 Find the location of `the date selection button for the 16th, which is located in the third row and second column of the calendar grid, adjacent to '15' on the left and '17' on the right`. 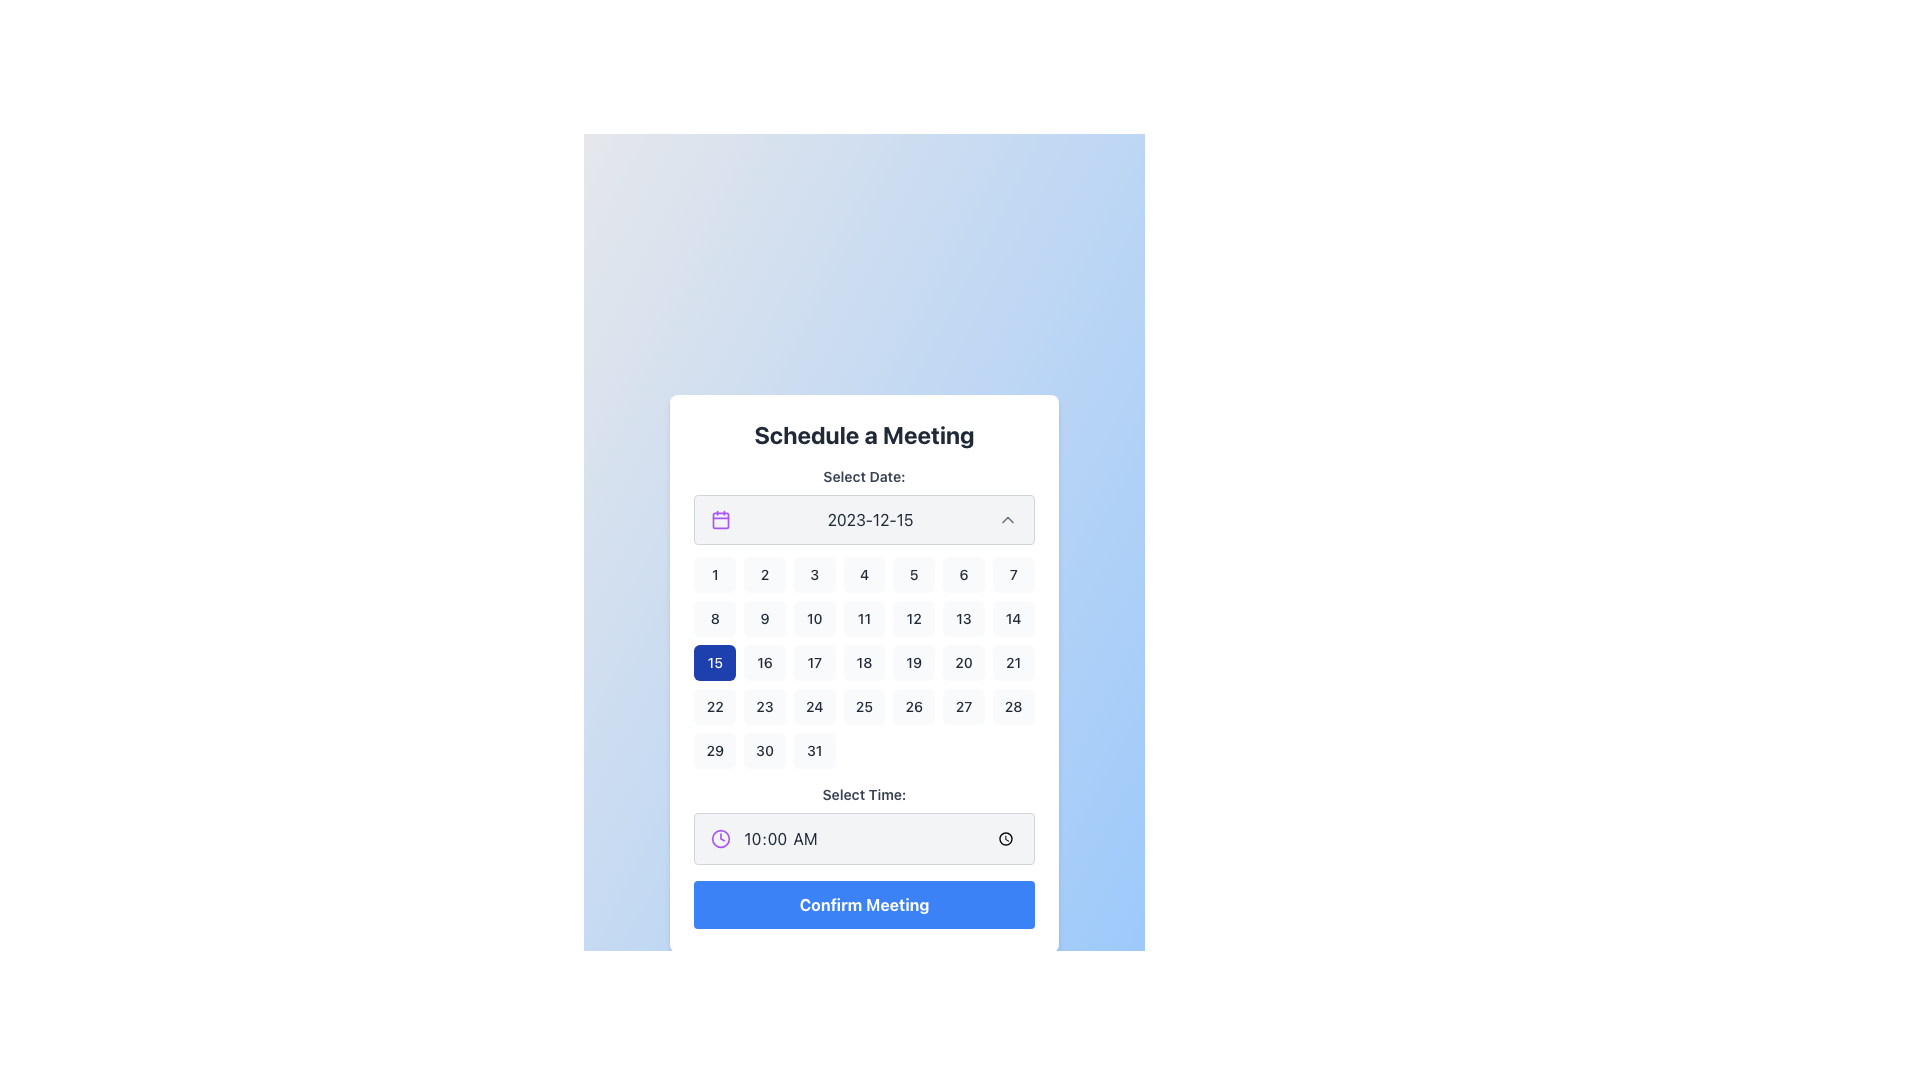

the date selection button for the 16th, which is located in the third row and second column of the calendar grid, adjacent to '15' on the left and '17' on the right is located at coordinates (763, 663).